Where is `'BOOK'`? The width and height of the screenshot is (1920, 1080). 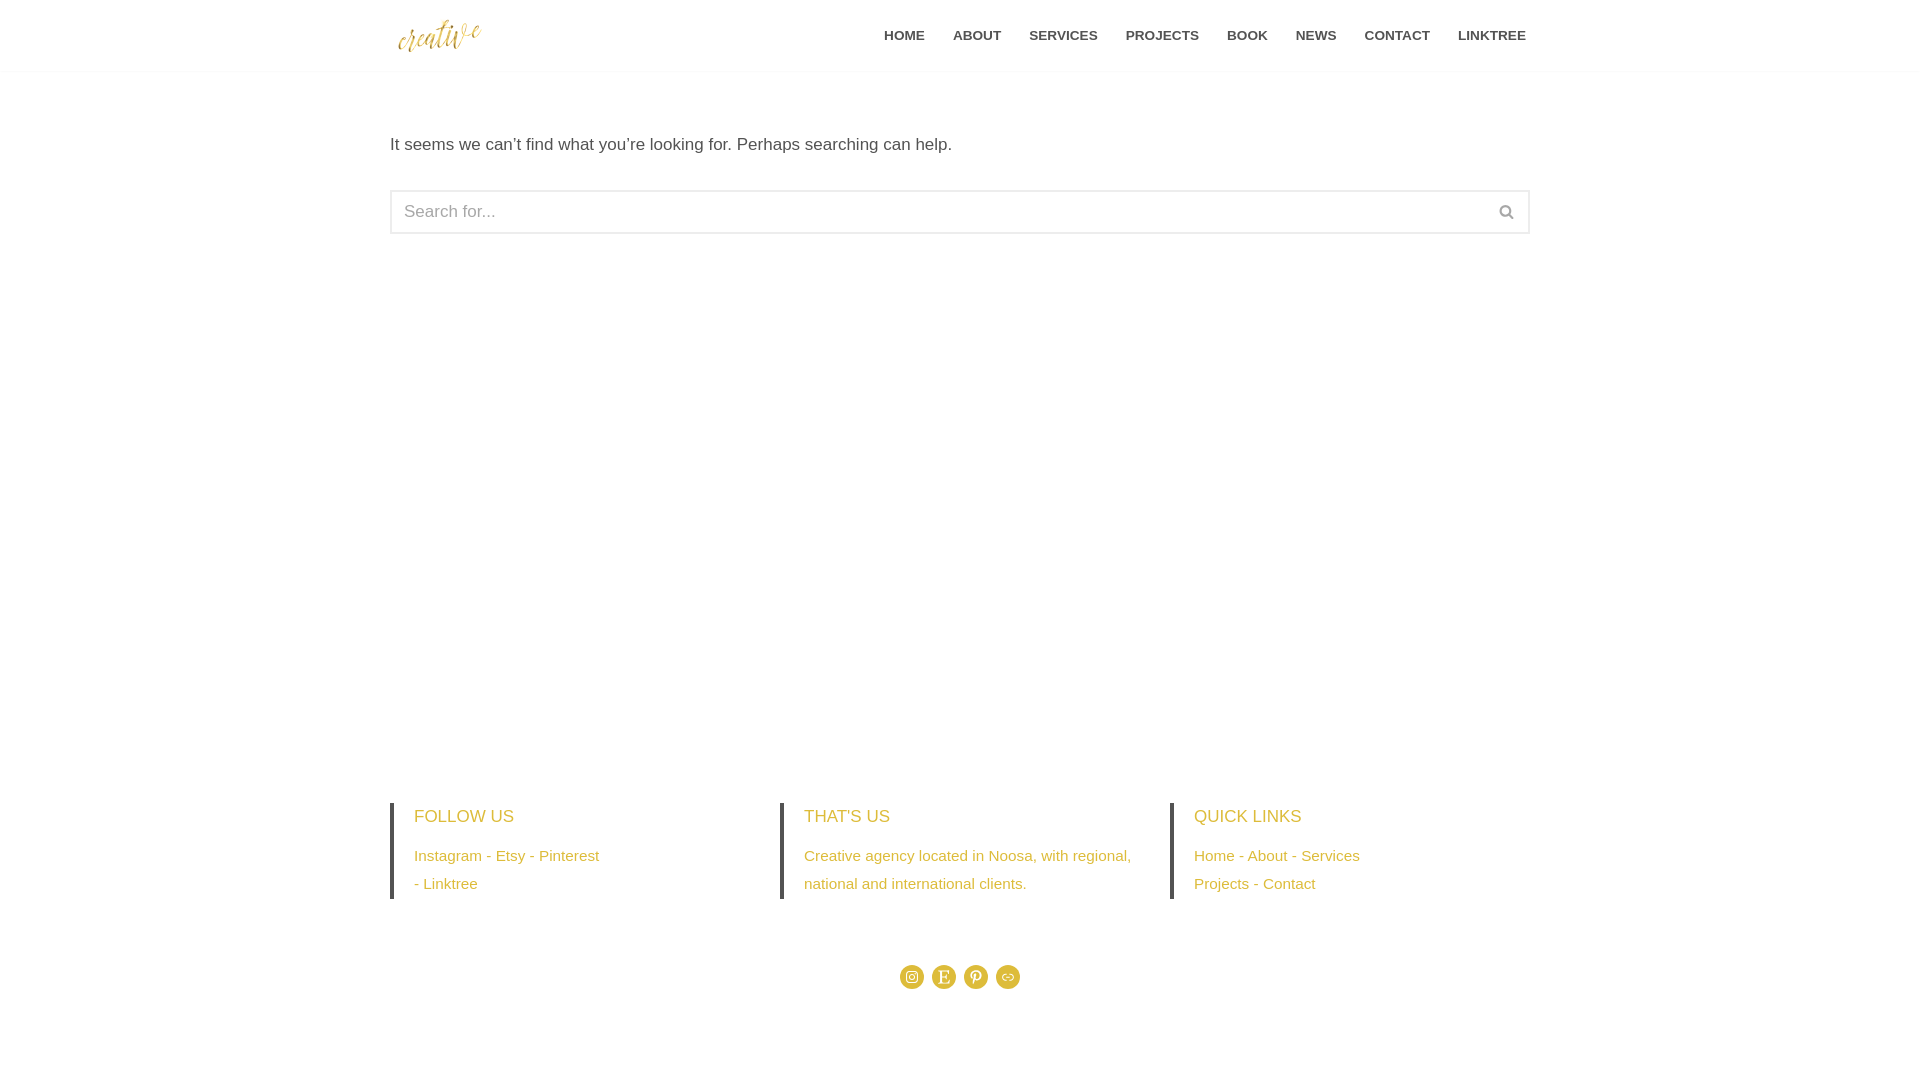
'BOOK' is located at coordinates (1226, 35).